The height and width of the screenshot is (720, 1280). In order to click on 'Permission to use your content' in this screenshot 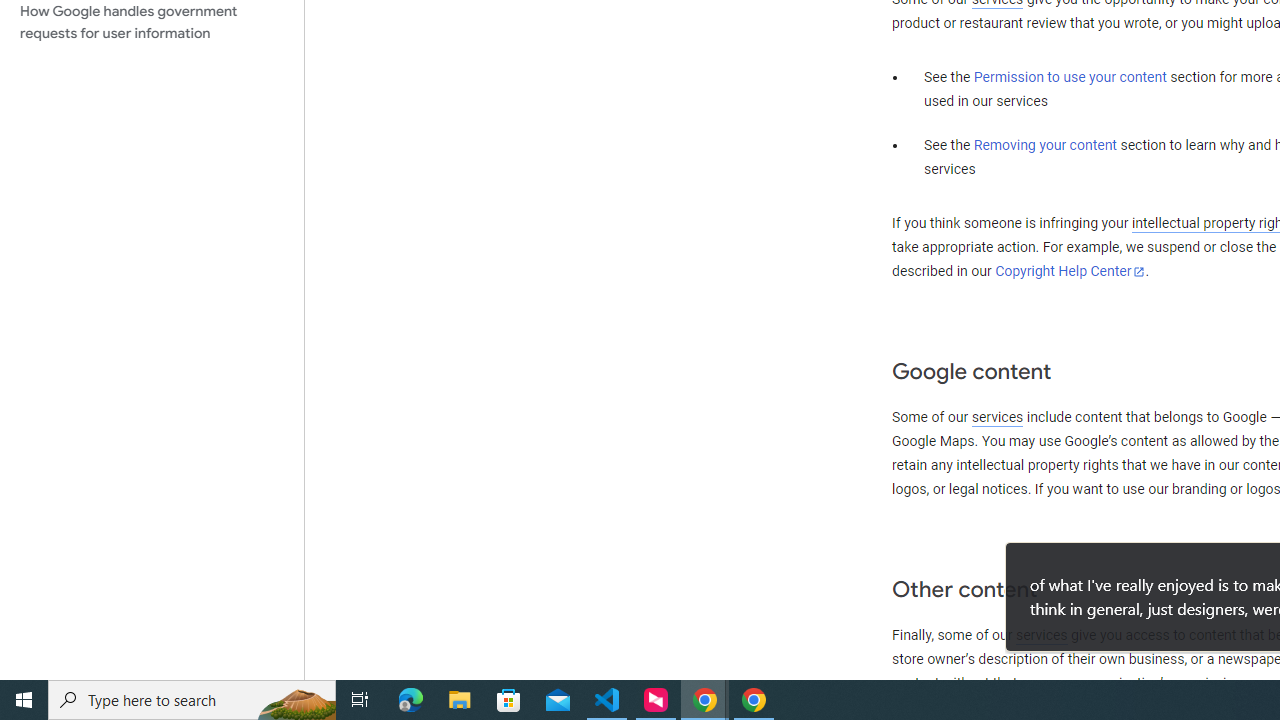, I will do `click(1069, 77)`.